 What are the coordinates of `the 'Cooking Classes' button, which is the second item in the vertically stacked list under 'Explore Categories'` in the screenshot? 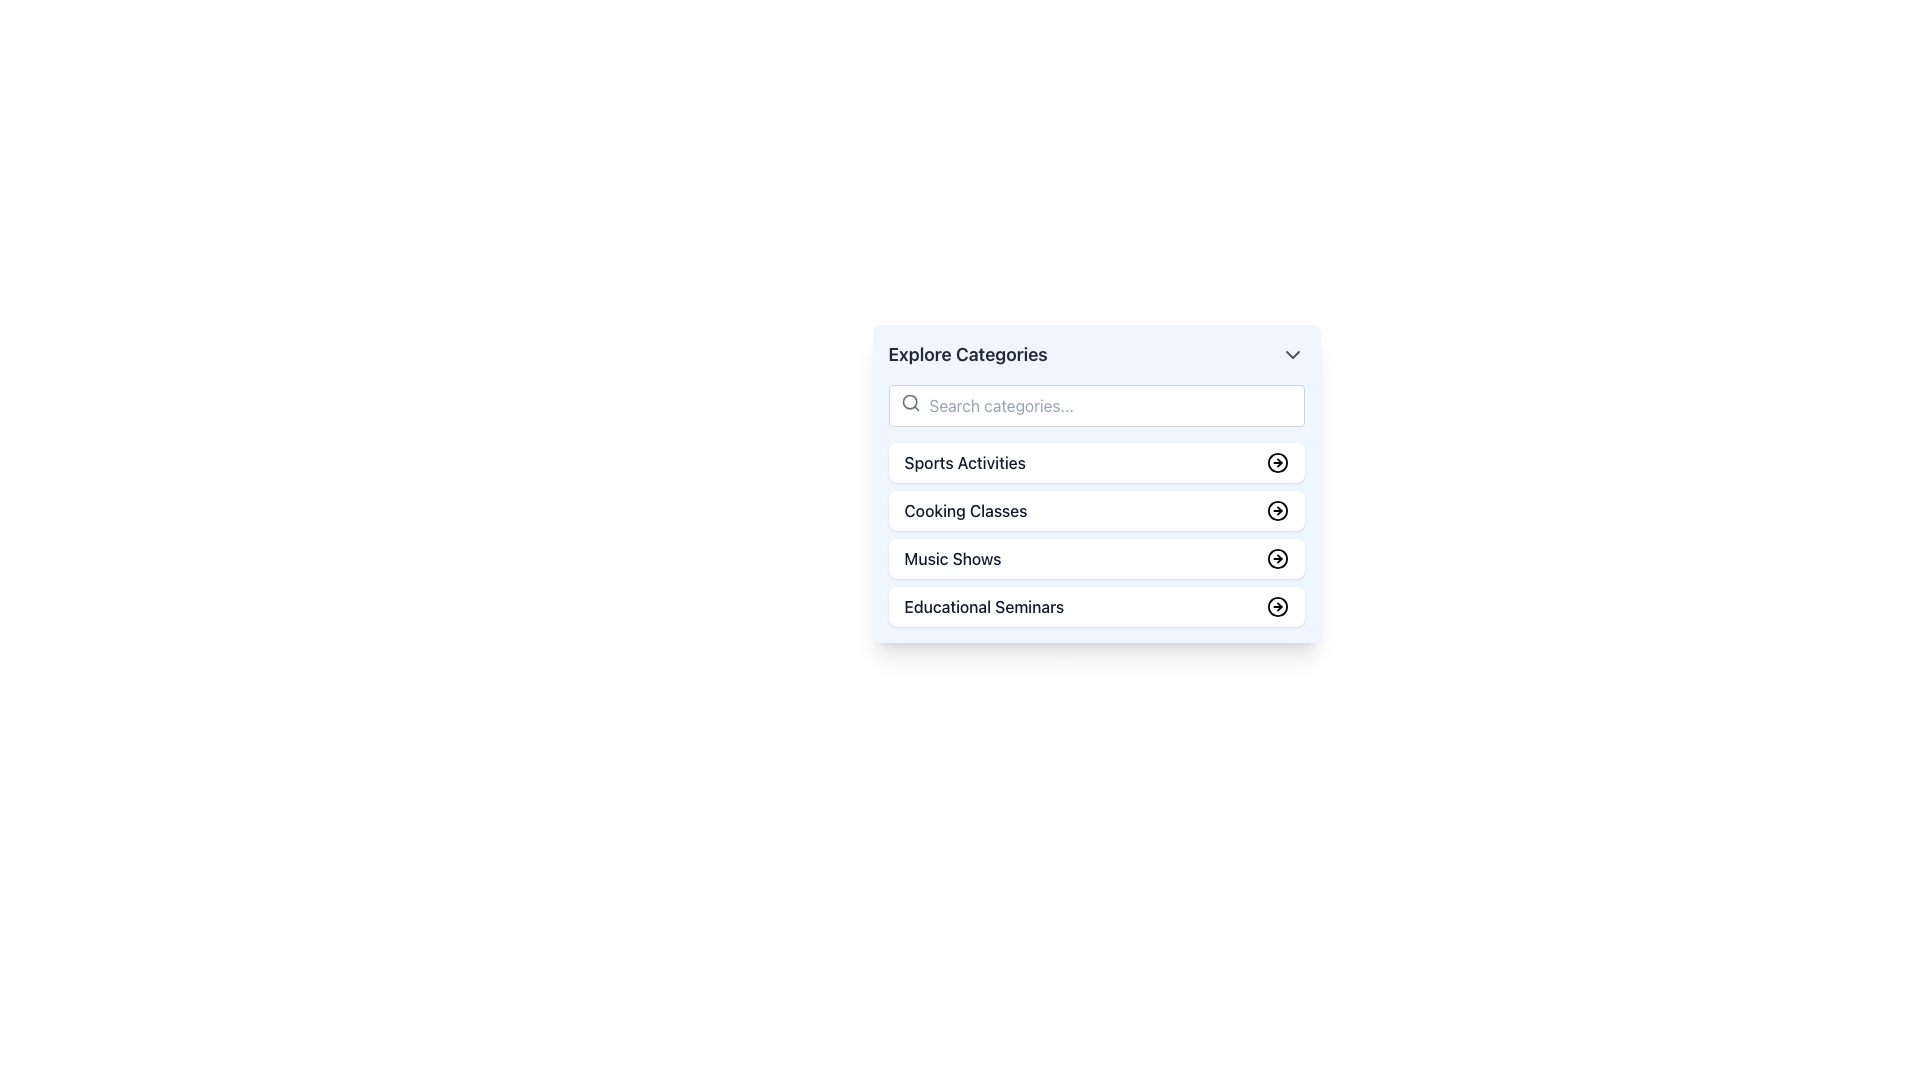 It's located at (1095, 509).